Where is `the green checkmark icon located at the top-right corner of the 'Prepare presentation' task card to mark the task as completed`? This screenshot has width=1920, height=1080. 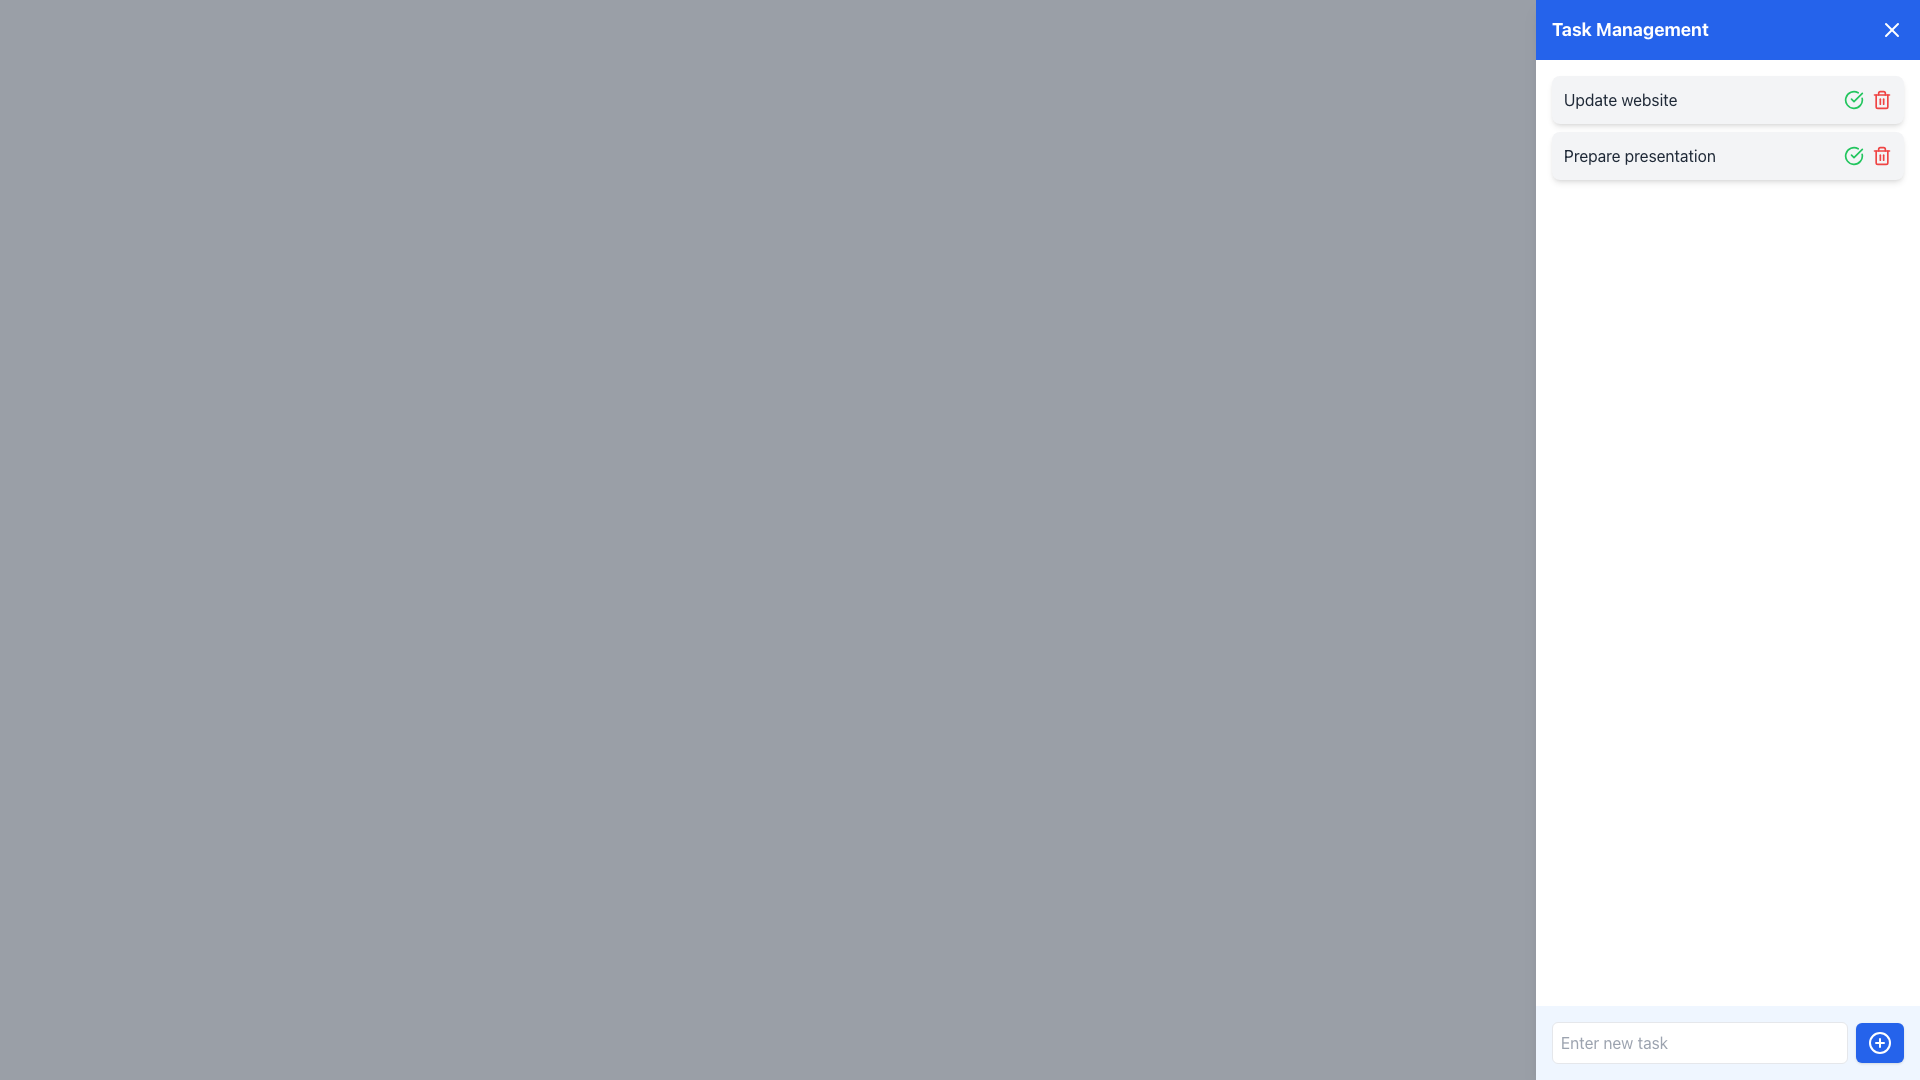 the green checkmark icon located at the top-right corner of the 'Prepare presentation' task card to mark the task as completed is located at coordinates (1866, 154).